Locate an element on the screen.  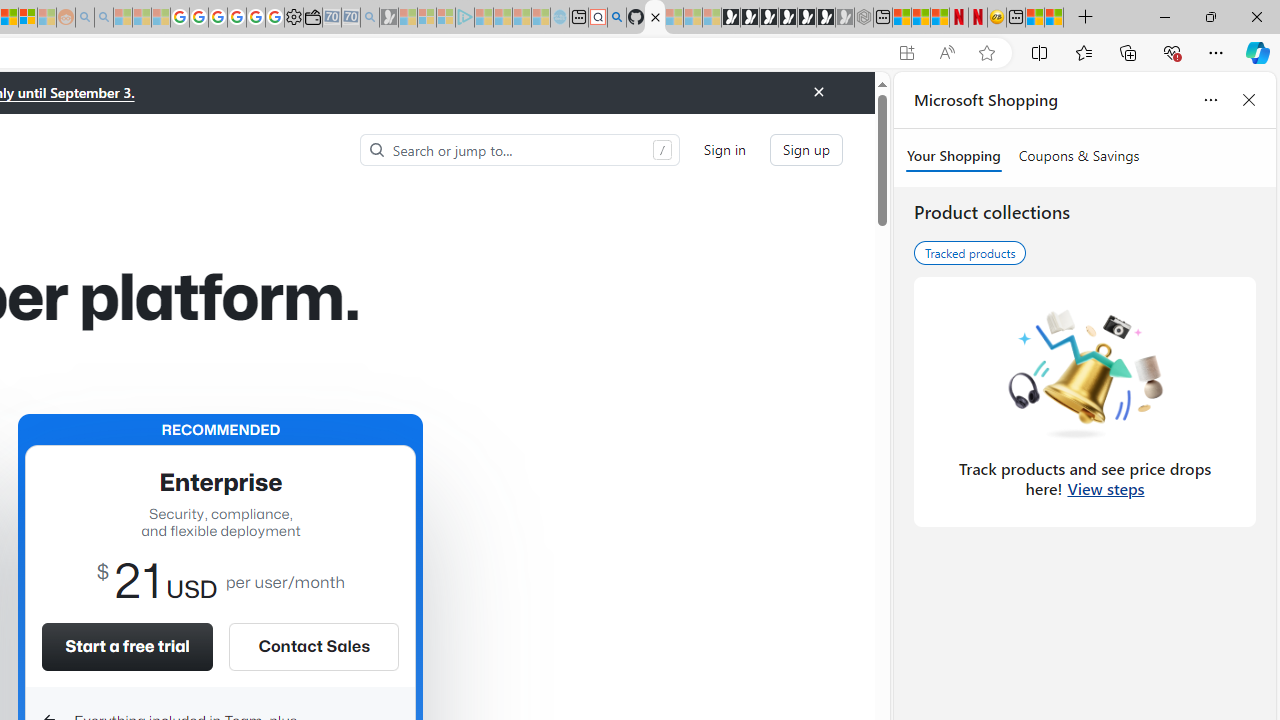
'Contact Sales' is located at coordinates (312, 646).